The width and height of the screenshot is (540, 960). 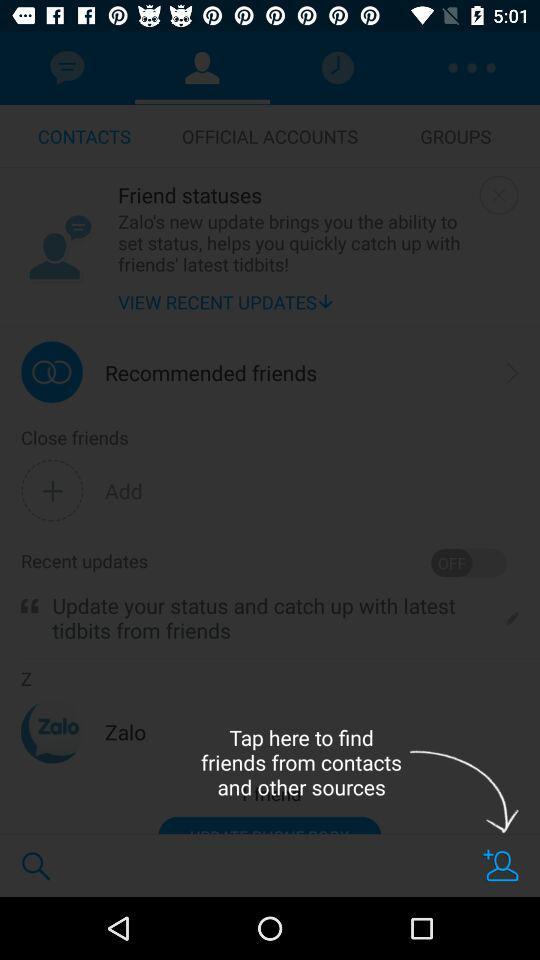 I want to click on icon next to the friend statuses icon, so click(x=59, y=246).